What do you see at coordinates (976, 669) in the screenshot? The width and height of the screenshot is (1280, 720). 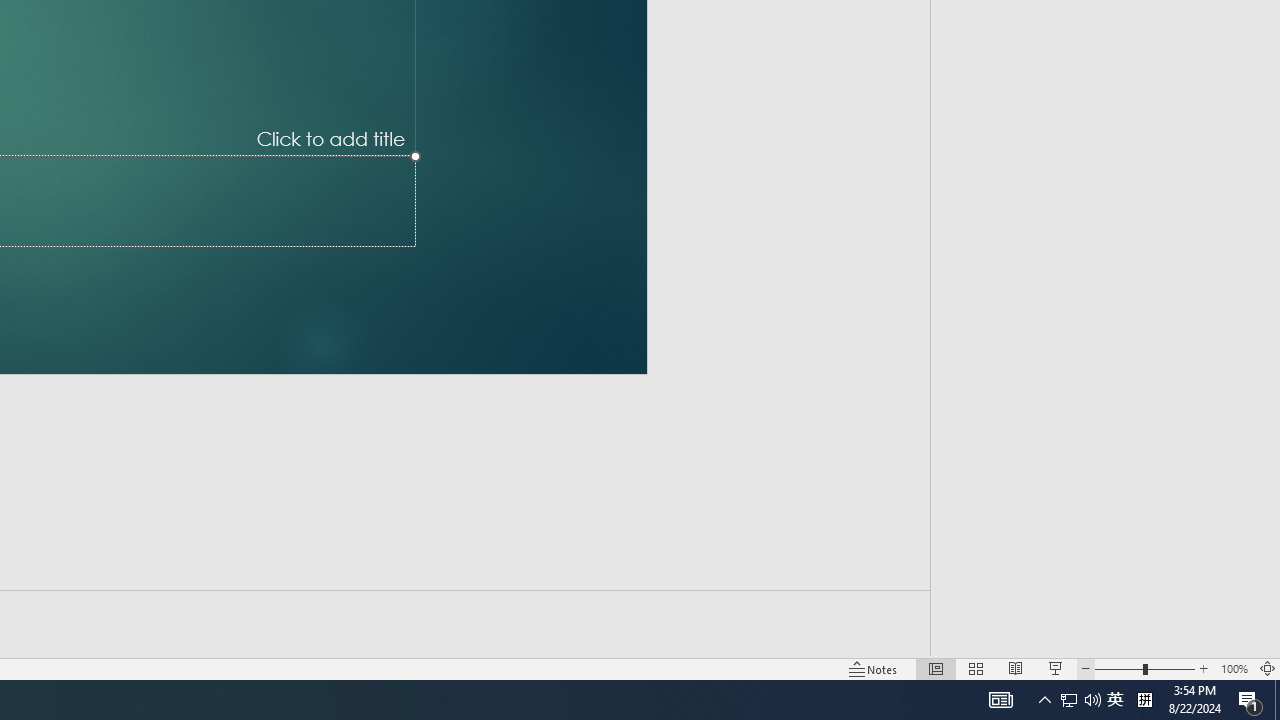 I see `'Slide Sorter'` at bounding box center [976, 669].